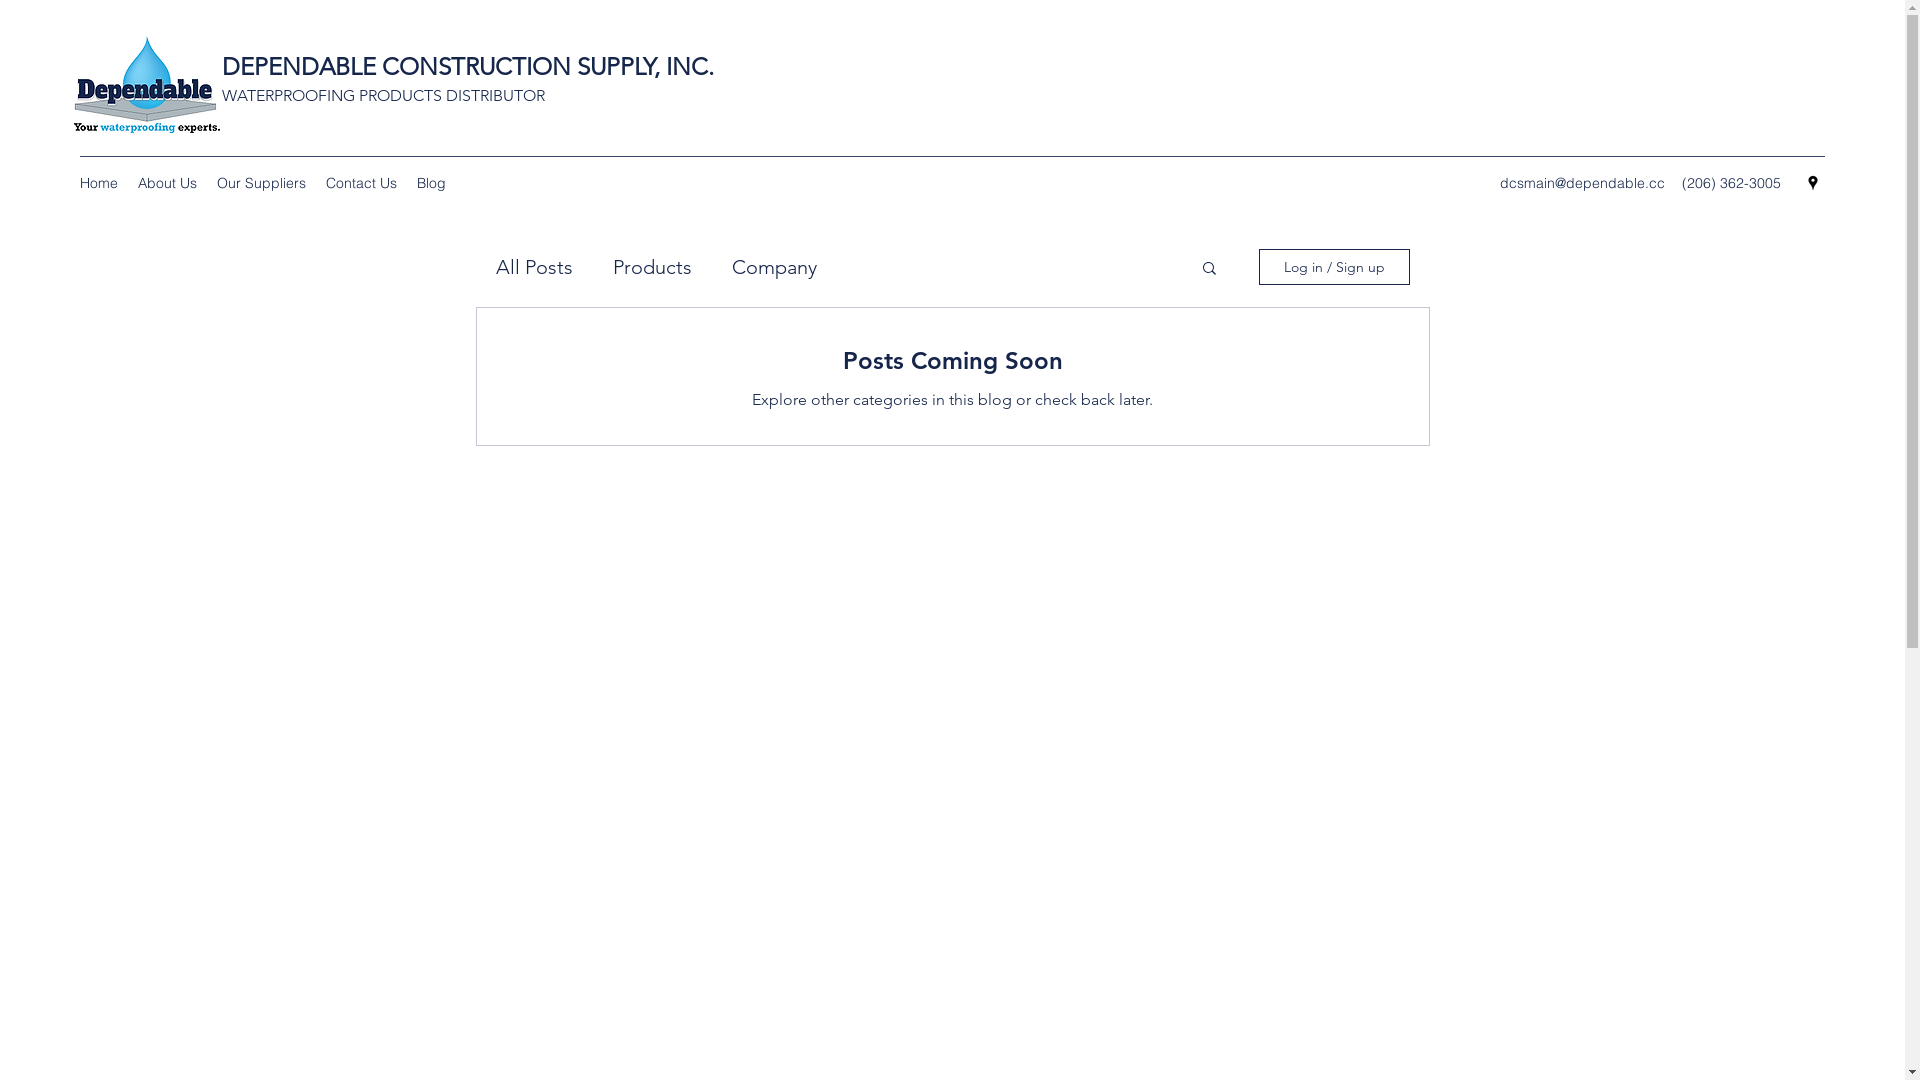  What do you see at coordinates (495, 265) in the screenshot?
I see `'All Posts'` at bounding box center [495, 265].